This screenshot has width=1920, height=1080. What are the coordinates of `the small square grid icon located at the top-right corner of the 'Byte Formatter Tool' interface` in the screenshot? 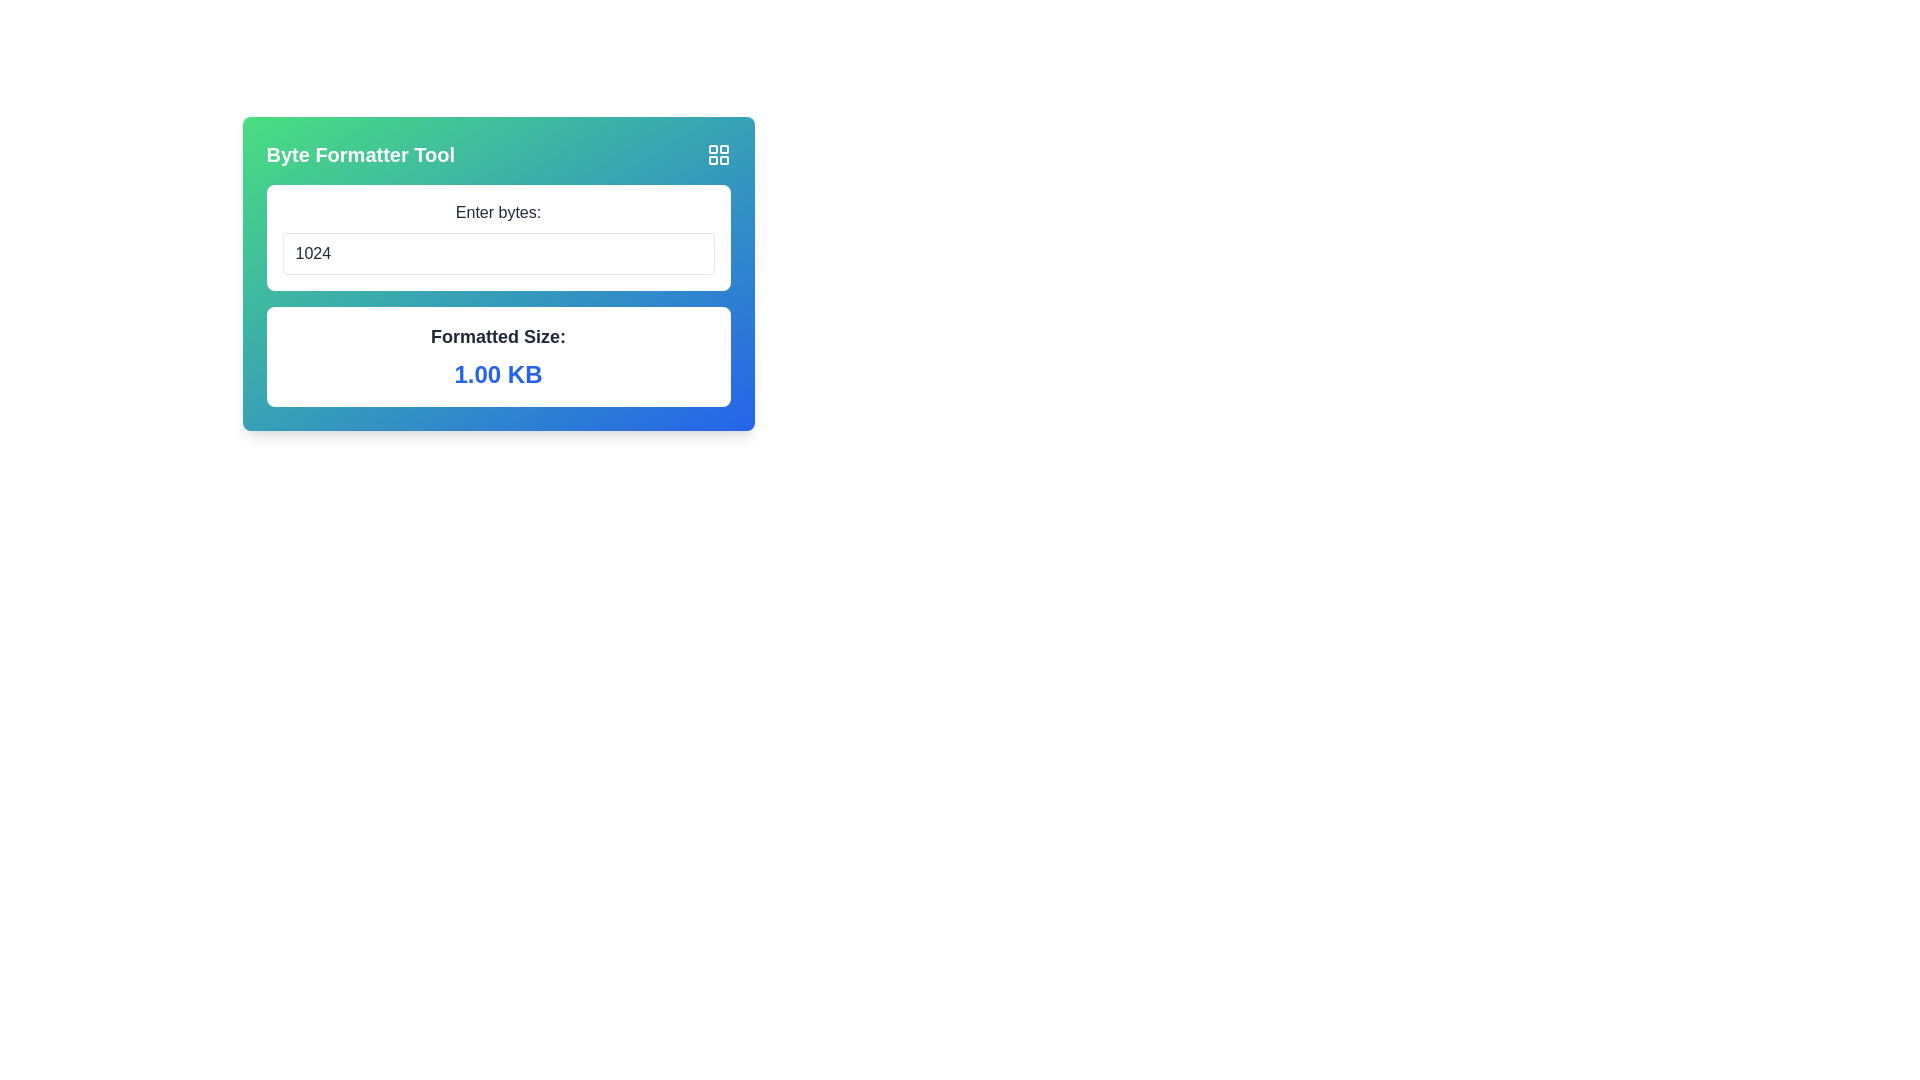 It's located at (718, 153).